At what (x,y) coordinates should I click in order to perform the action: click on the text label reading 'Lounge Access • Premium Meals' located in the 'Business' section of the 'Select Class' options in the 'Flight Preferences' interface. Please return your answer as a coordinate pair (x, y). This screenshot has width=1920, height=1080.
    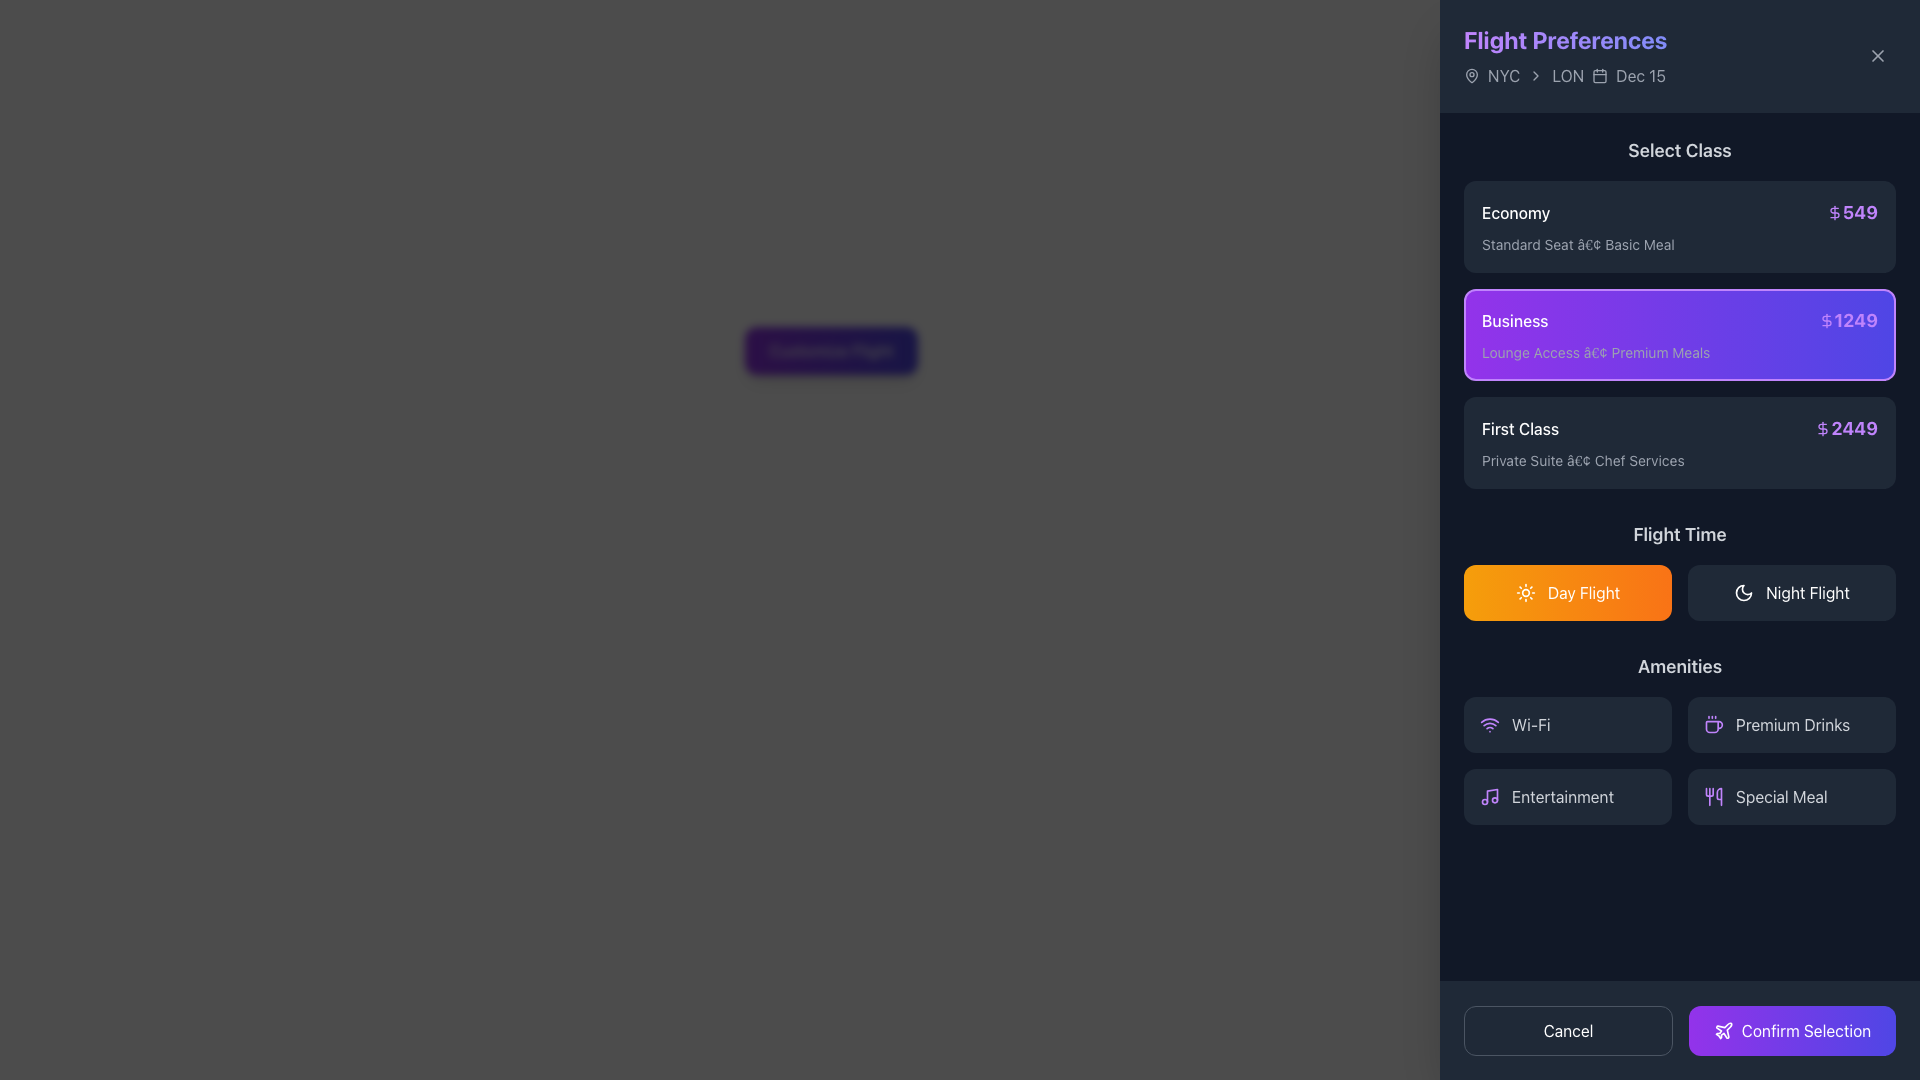
    Looking at the image, I should click on (1680, 352).